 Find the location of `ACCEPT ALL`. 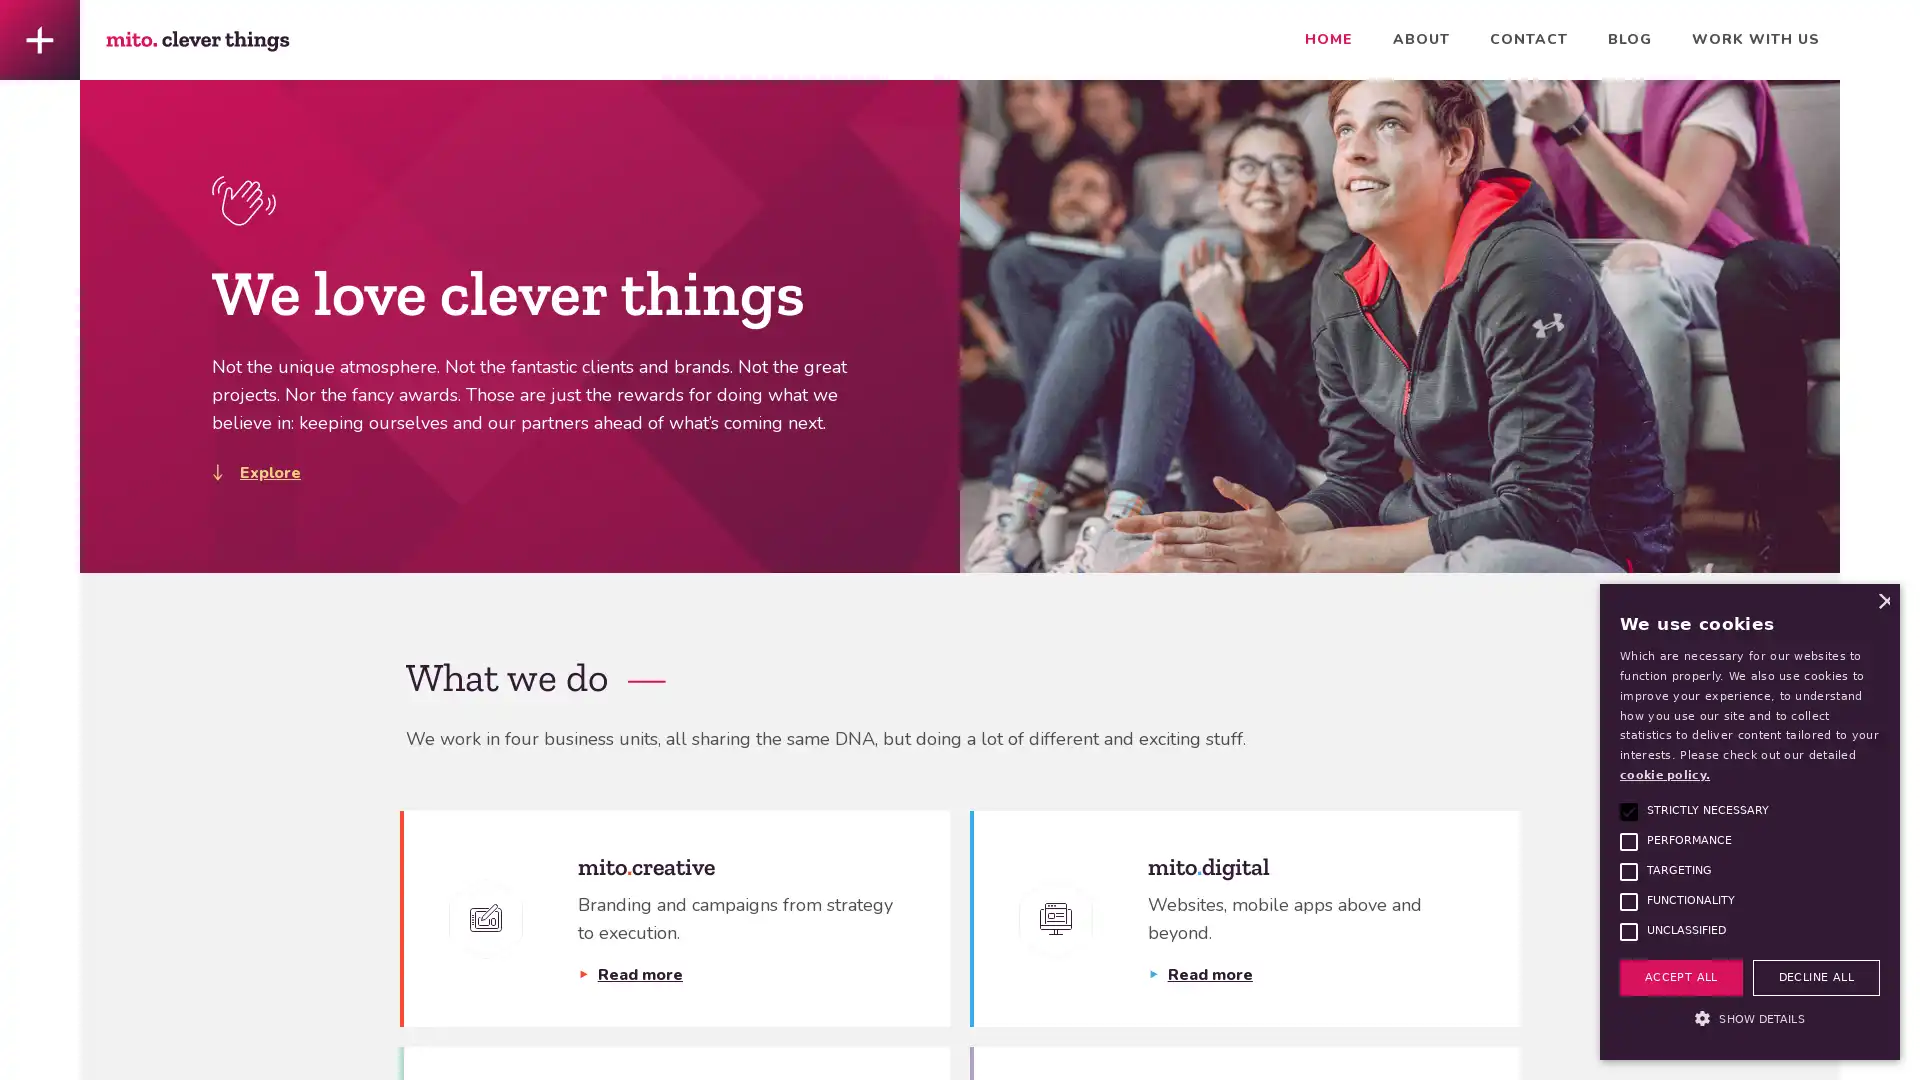

ACCEPT ALL is located at coordinates (1680, 976).